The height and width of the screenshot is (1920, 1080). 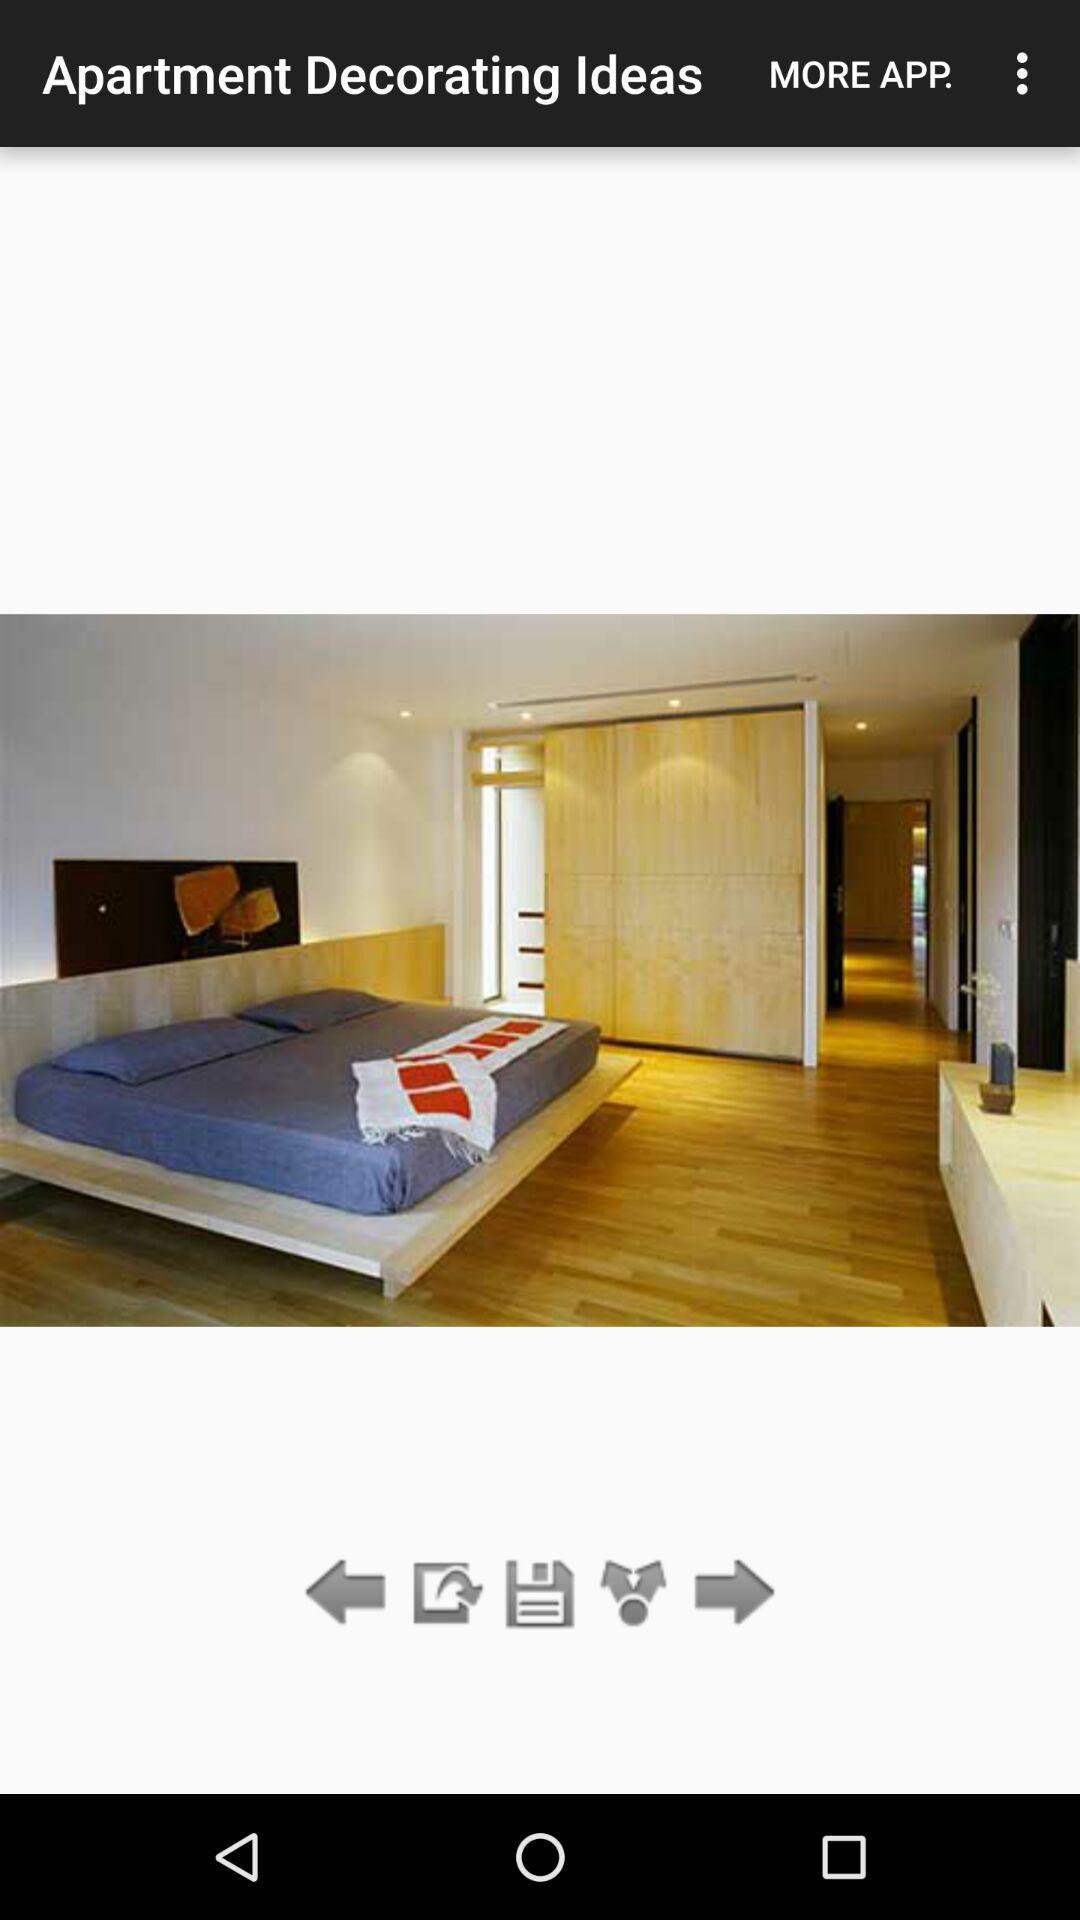 I want to click on the launch icon, so click(x=444, y=1593).